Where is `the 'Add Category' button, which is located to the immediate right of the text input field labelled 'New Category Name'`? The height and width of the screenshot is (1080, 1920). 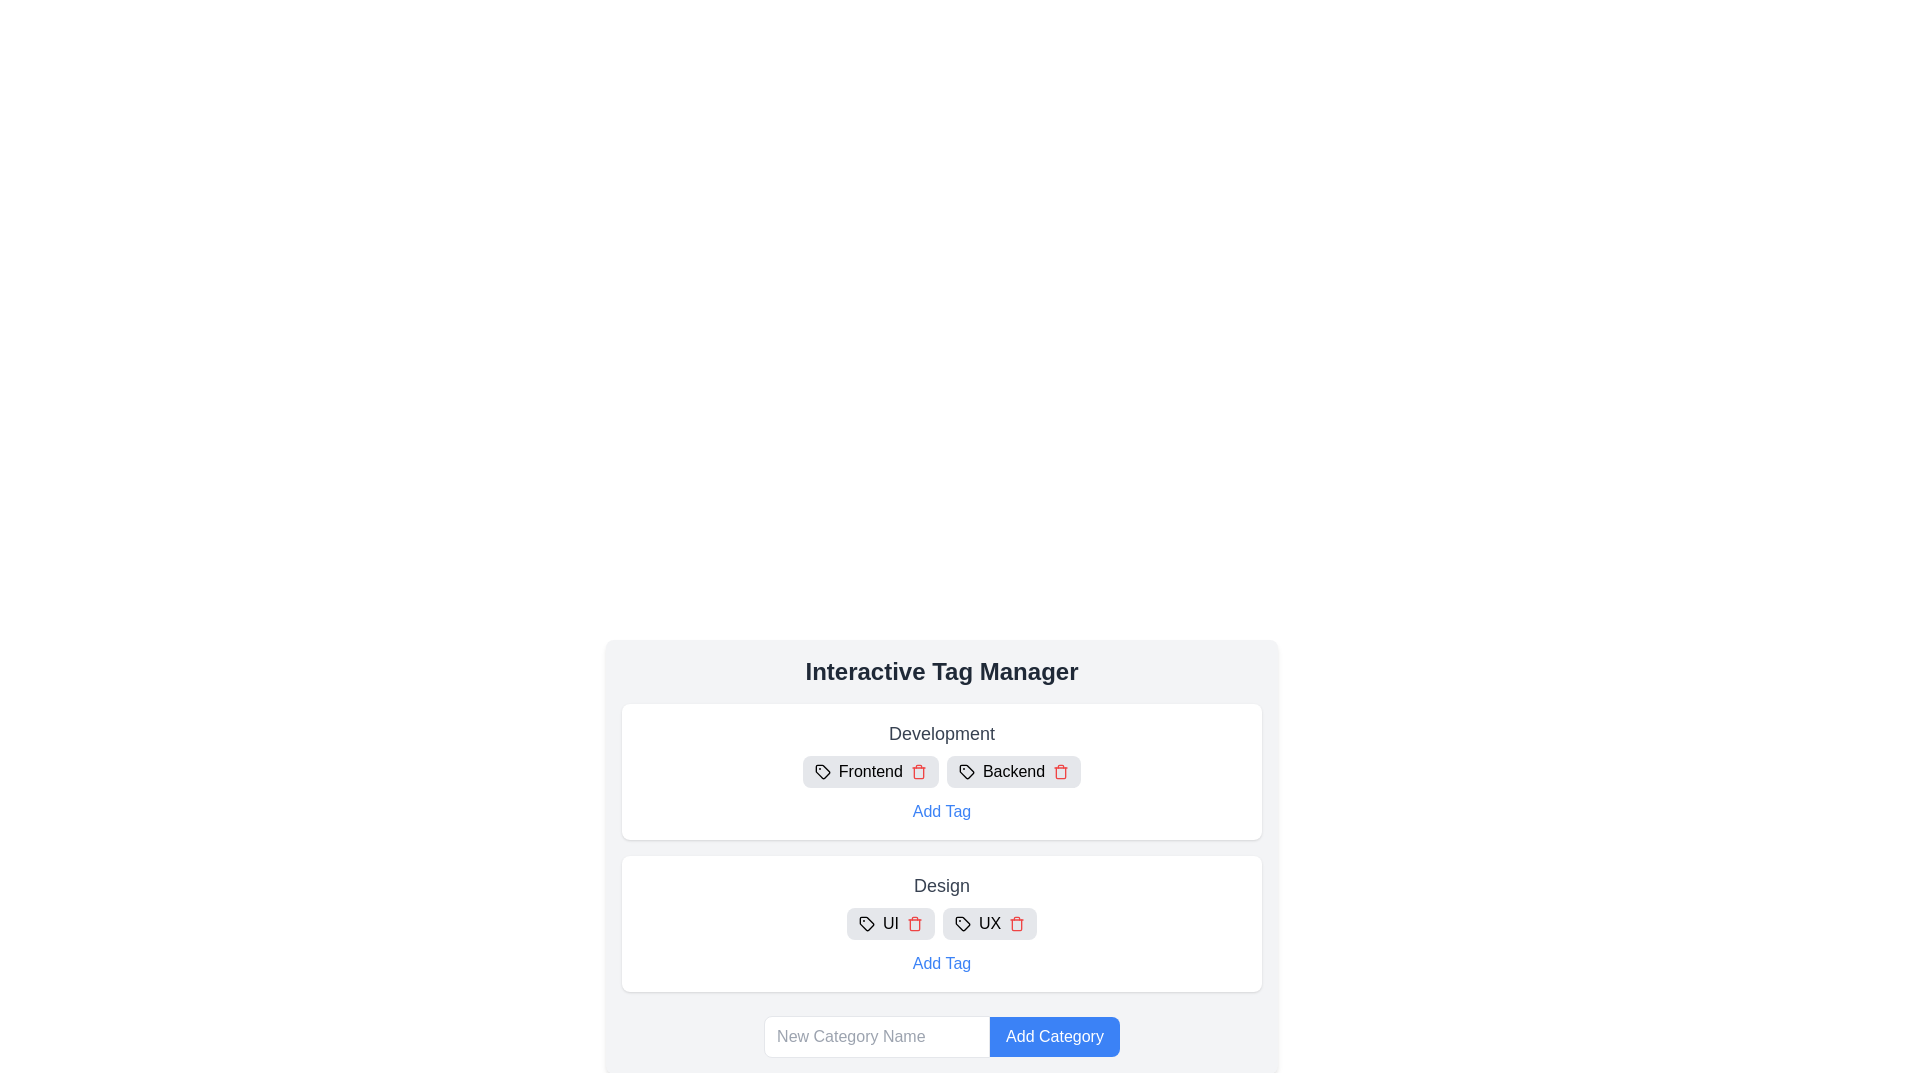
the 'Add Category' button, which is located to the immediate right of the text input field labelled 'New Category Name' is located at coordinates (1054, 1036).